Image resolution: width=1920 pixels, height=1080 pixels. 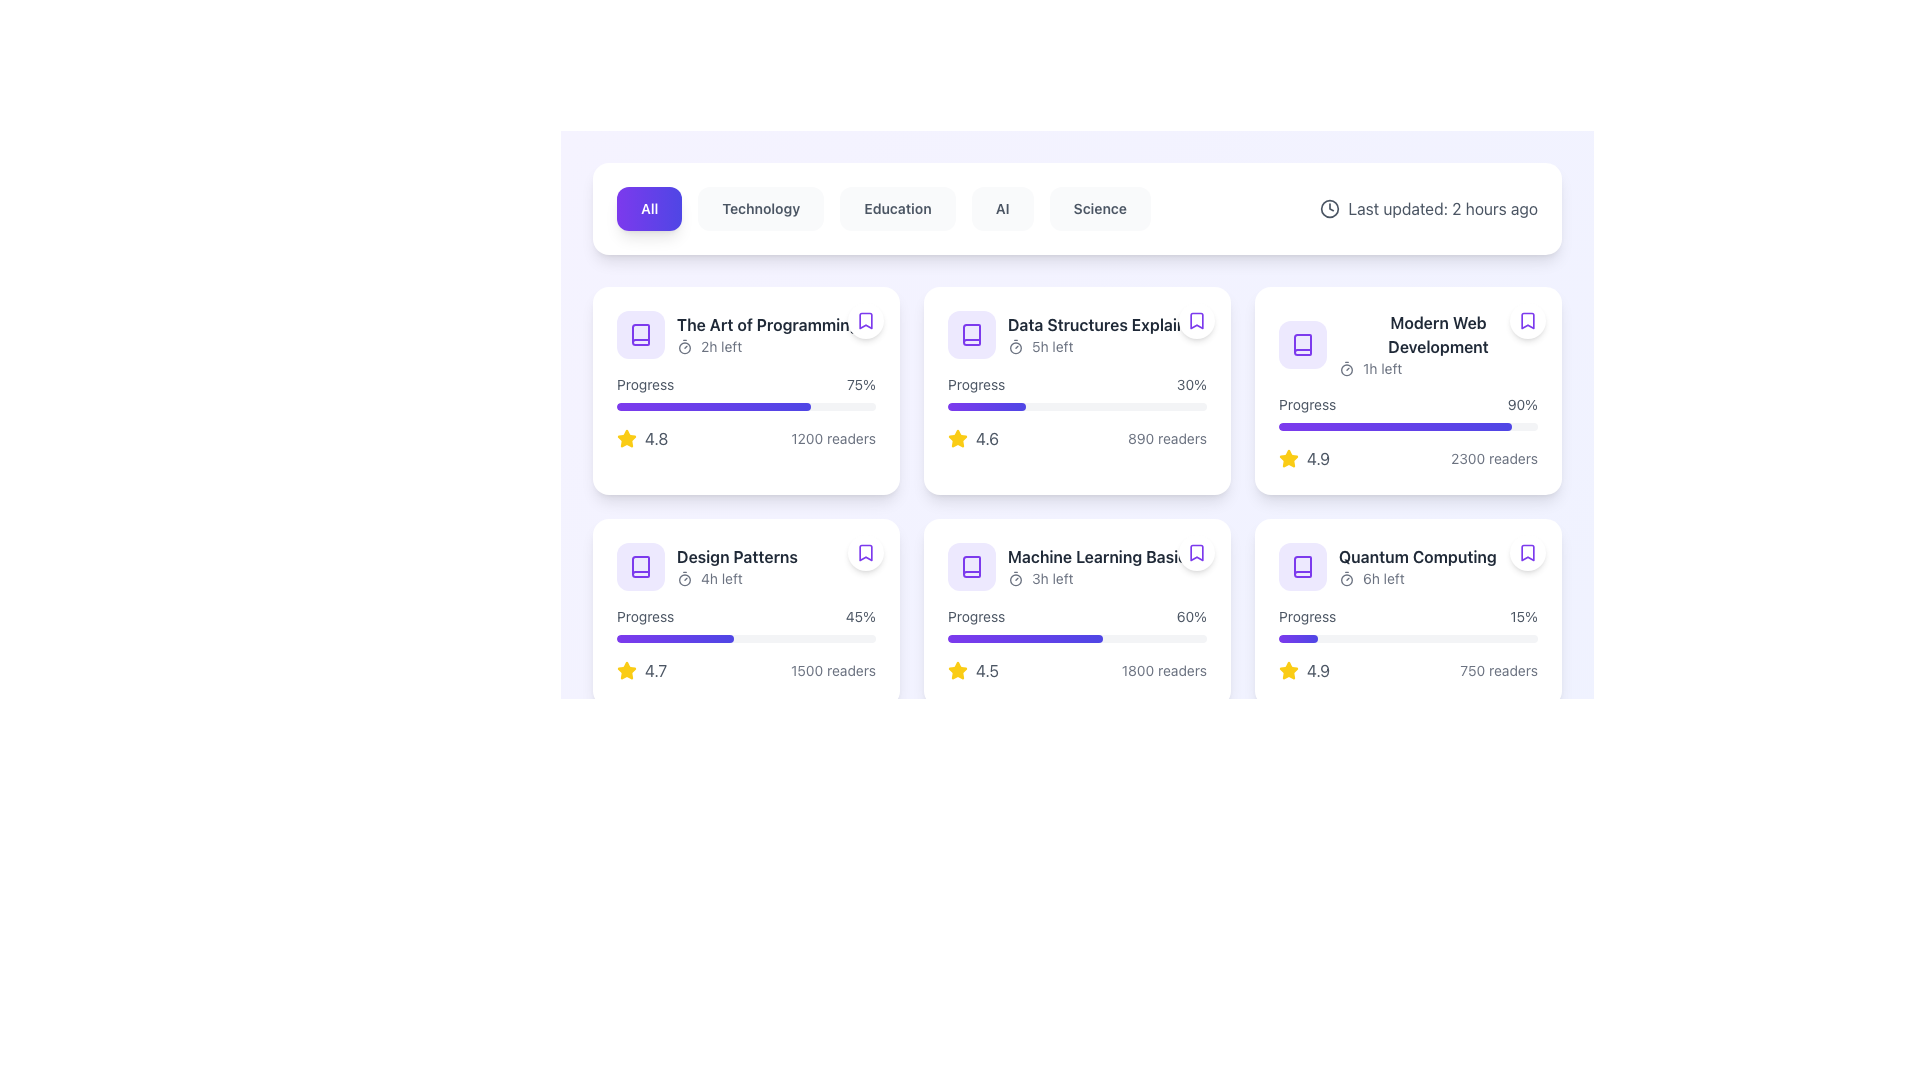 What do you see at coordinates (736, 567) in the screenshot?
I see `the interactive components near the 'Design Patterns' text label, which includes a bold title in dark gray and a lighter gray text stating '4h left' with a clock icon` at bounding box center [736, 567].